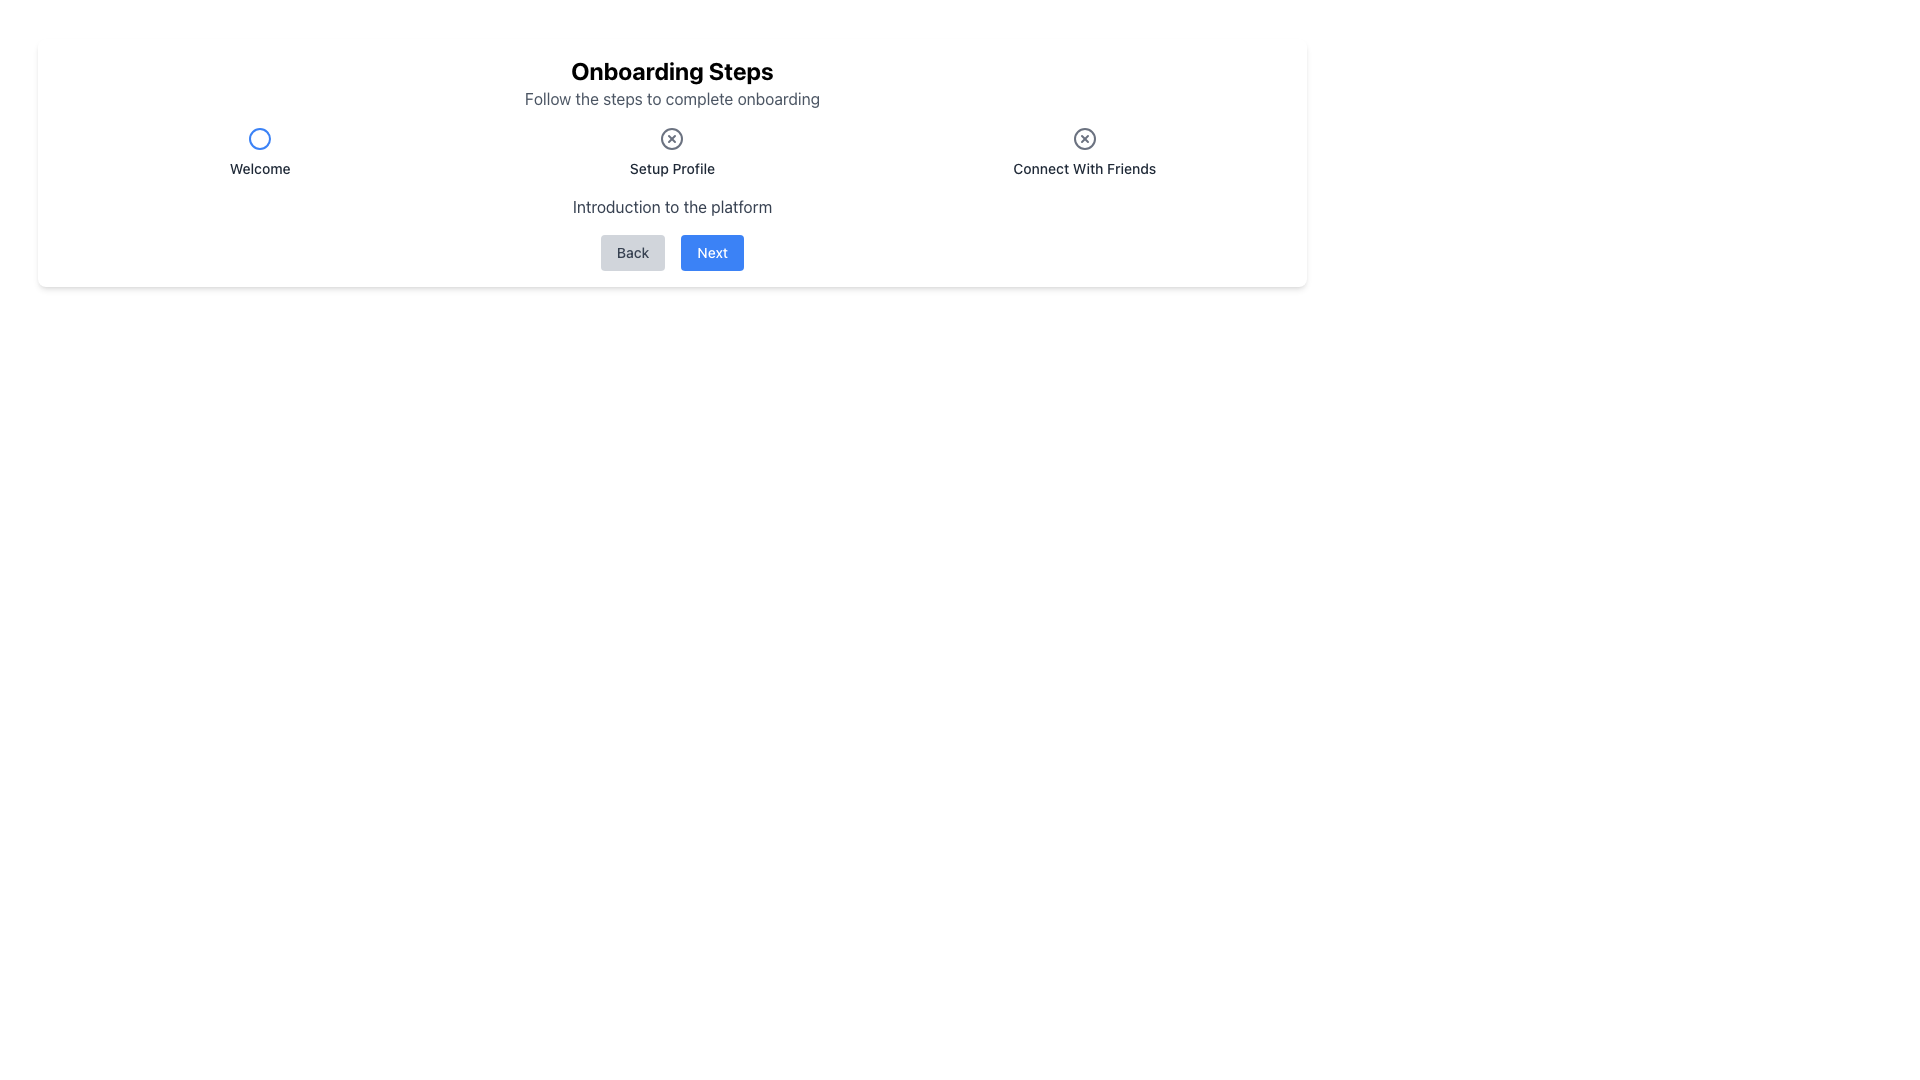  What do you see at coordinates (632, 252) in the screenshot?
I see `the navigation button that allows users to go to the previous step in the workflow` at bounding box center [632, 252].